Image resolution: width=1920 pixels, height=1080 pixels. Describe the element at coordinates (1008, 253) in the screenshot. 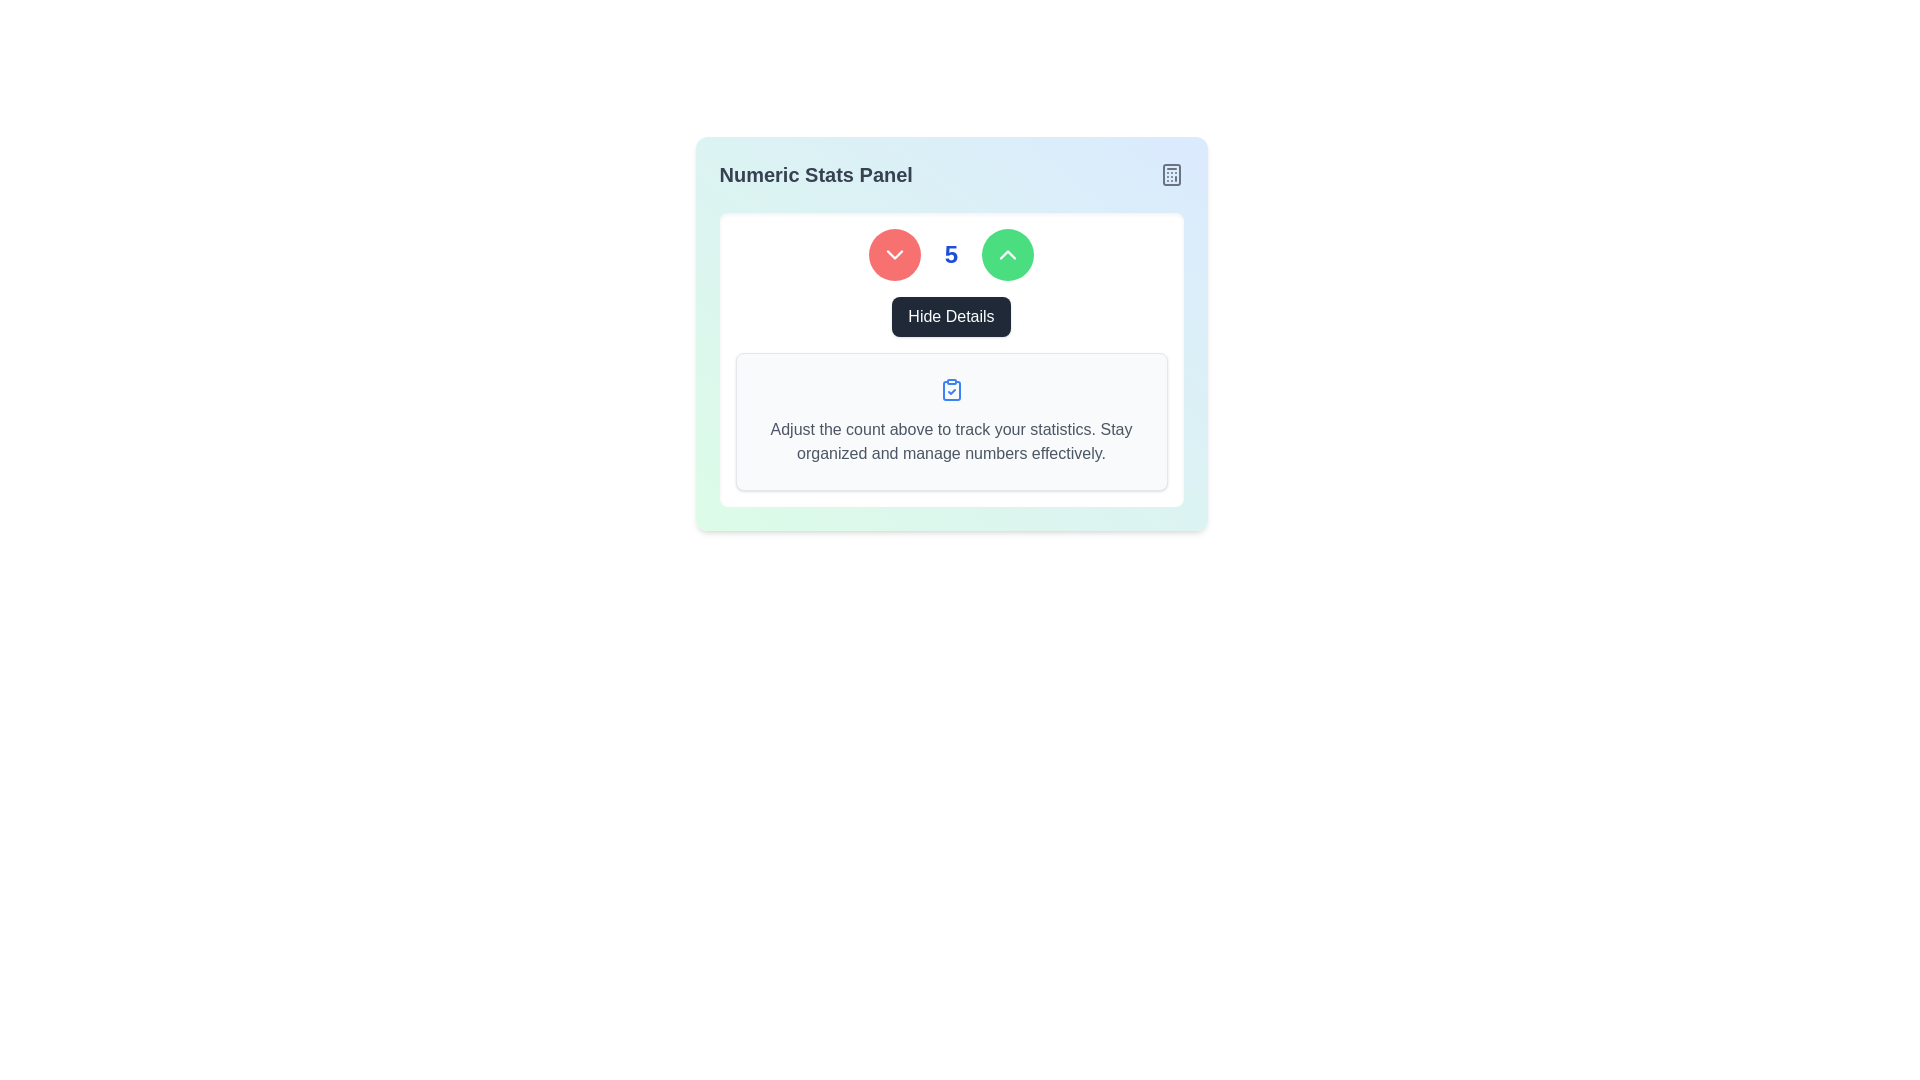

I see `the circular green button with a white upward chevron icon to increment the value, located to the right of the numeric value '5' and a red button with a downward chevron icon` at that location.